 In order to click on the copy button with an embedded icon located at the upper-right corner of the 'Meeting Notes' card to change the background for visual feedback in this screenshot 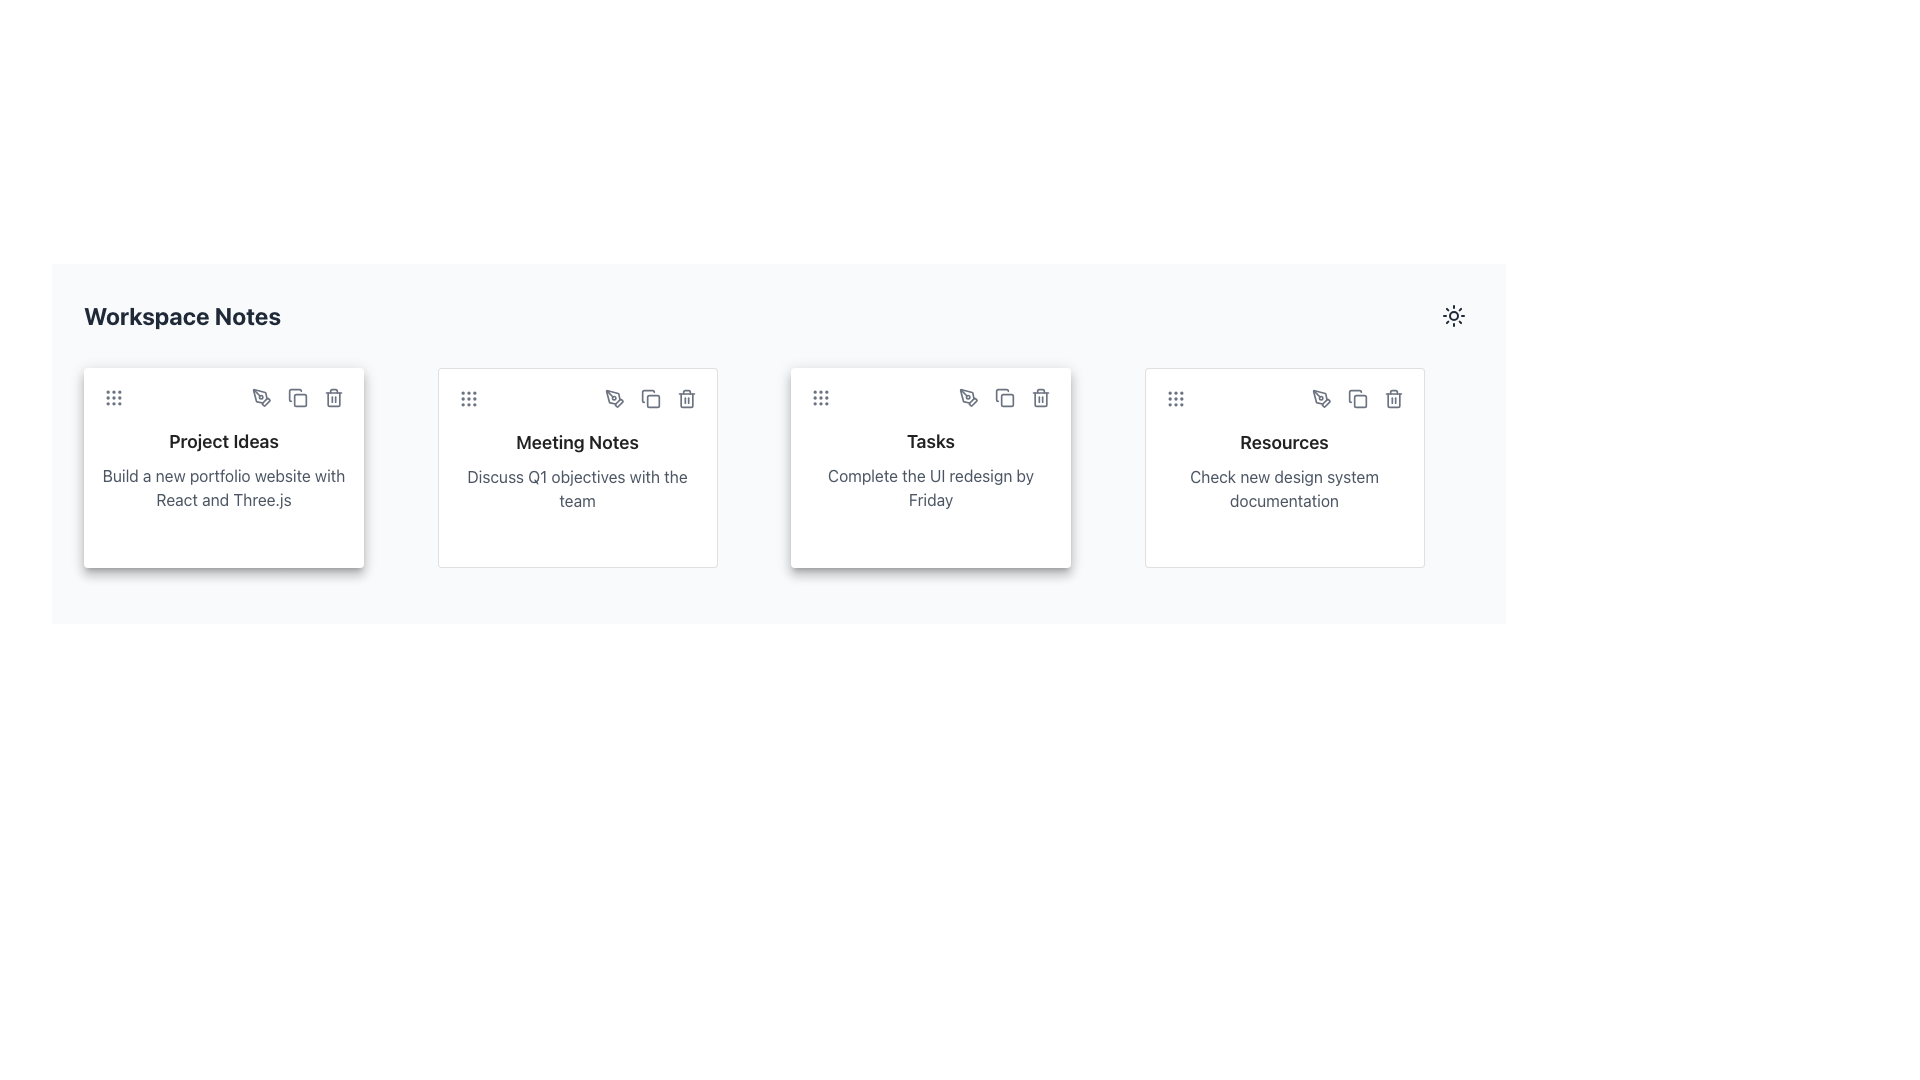, I will do `click(650, 398)`.